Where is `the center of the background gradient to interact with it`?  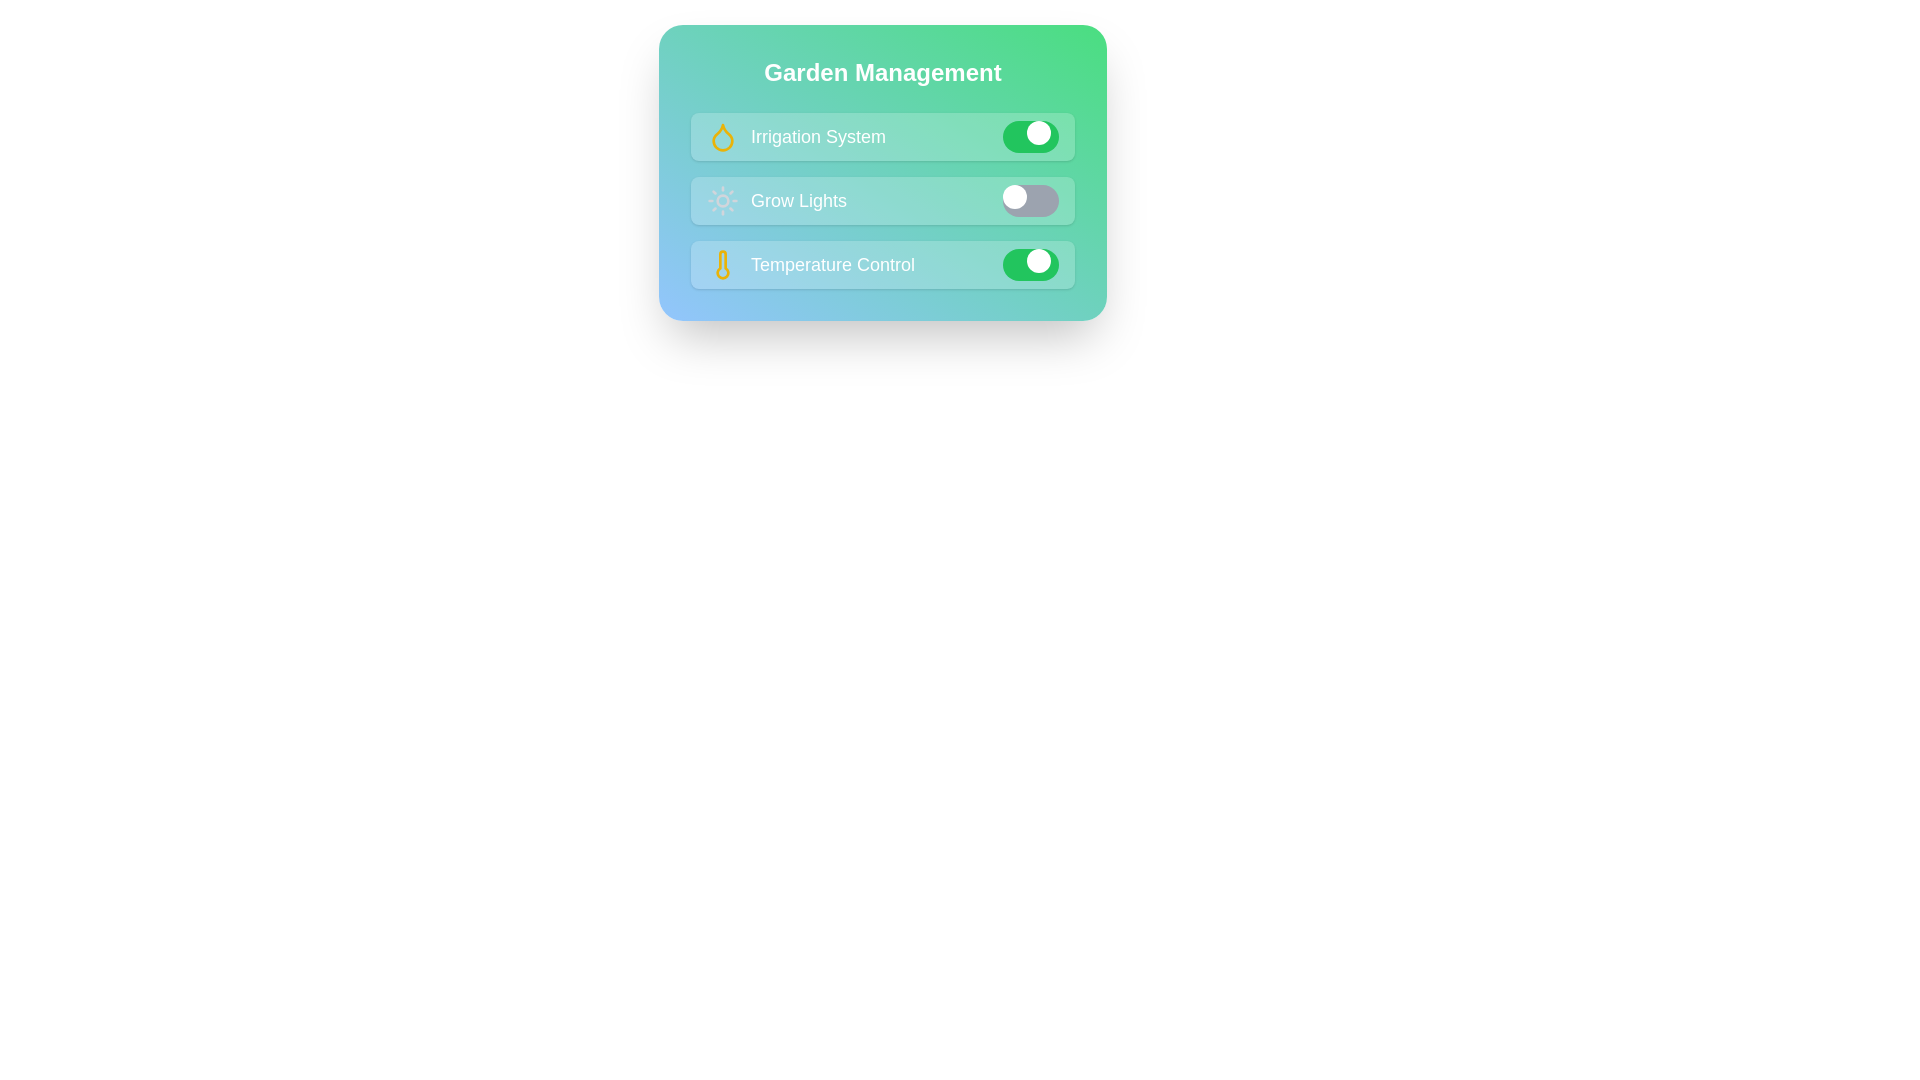
the center of the background gradient to interact with it is located at coordinates (882, 172).